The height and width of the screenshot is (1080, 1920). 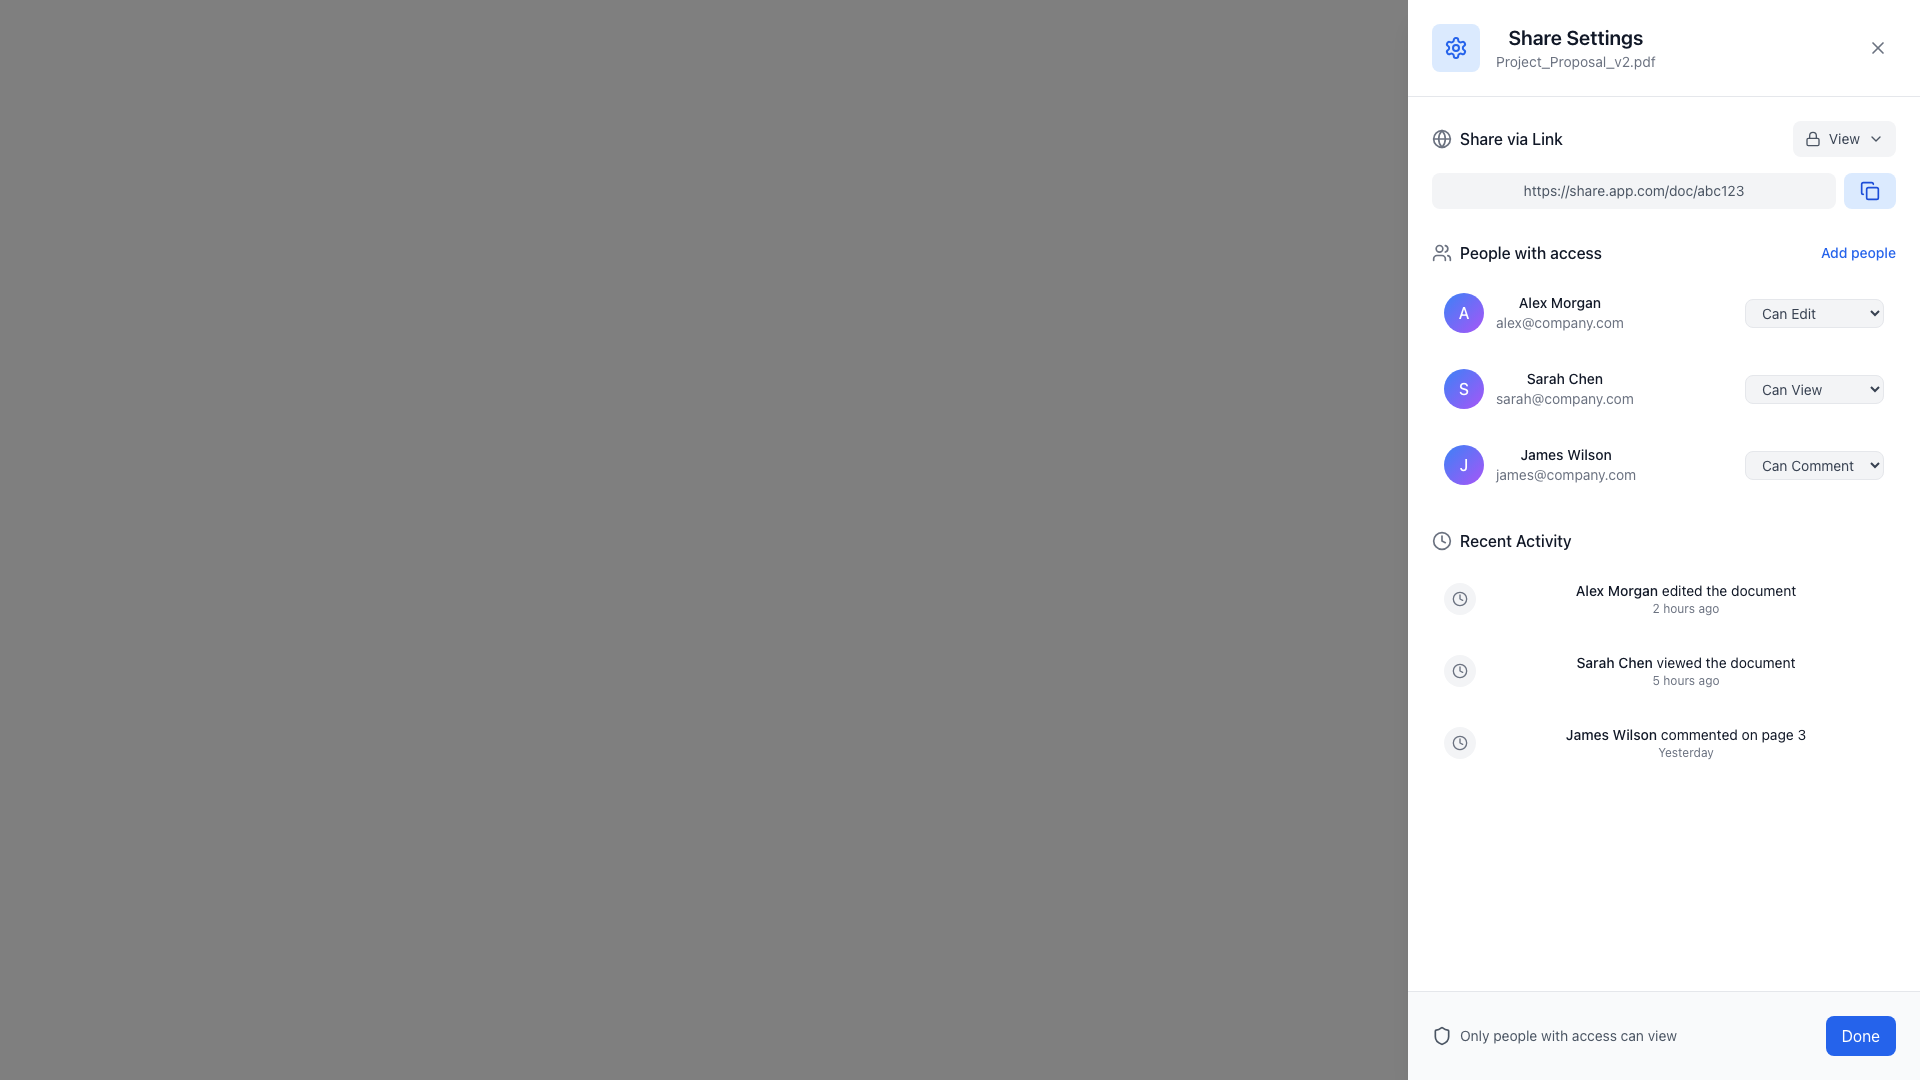 I want to click on the square icon with a light blue background and a settings gear symbol located at the top-left corner of the 'Share Settings' section, so click(x=1455, y=46).